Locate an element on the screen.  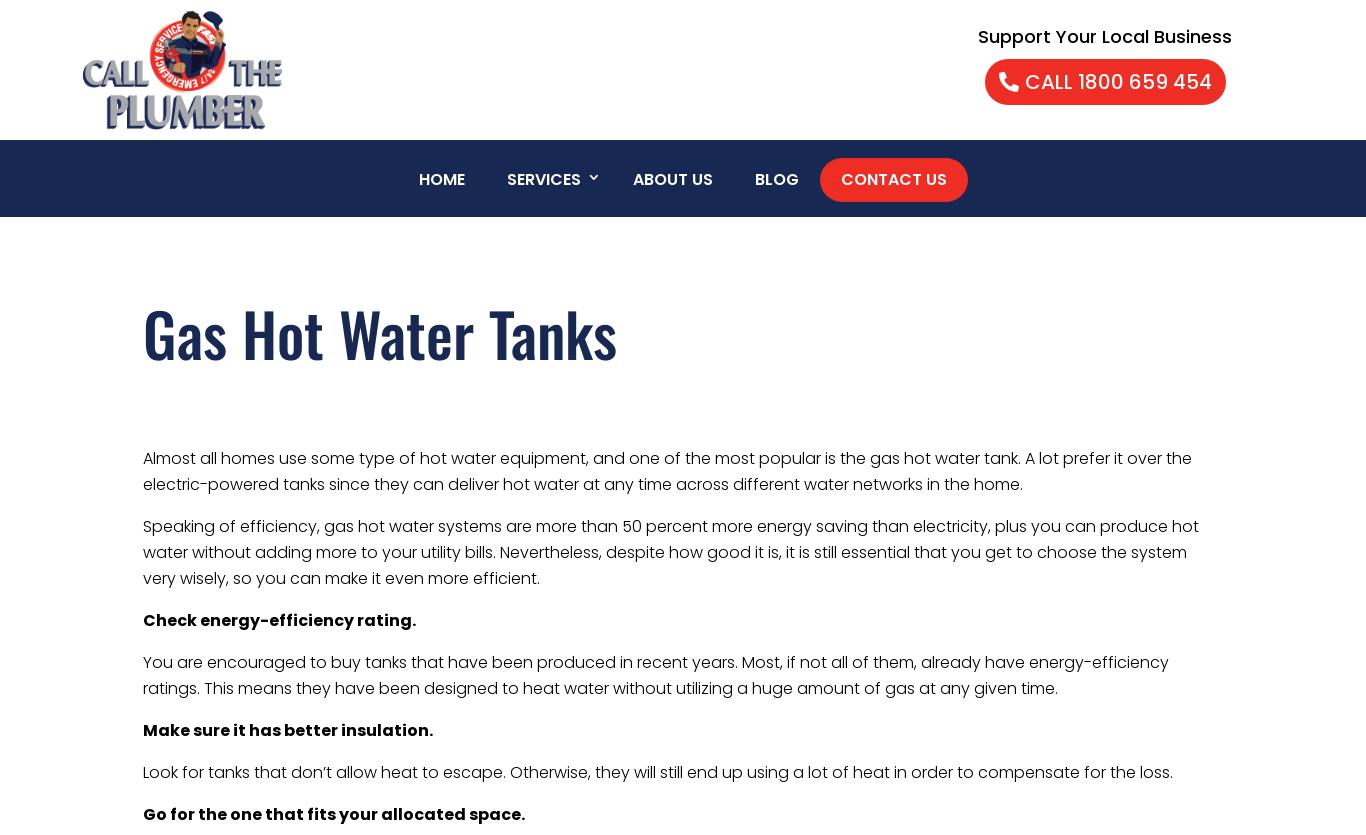
'Check energy-efficiency rating.' is located at coordinates (279, 619).